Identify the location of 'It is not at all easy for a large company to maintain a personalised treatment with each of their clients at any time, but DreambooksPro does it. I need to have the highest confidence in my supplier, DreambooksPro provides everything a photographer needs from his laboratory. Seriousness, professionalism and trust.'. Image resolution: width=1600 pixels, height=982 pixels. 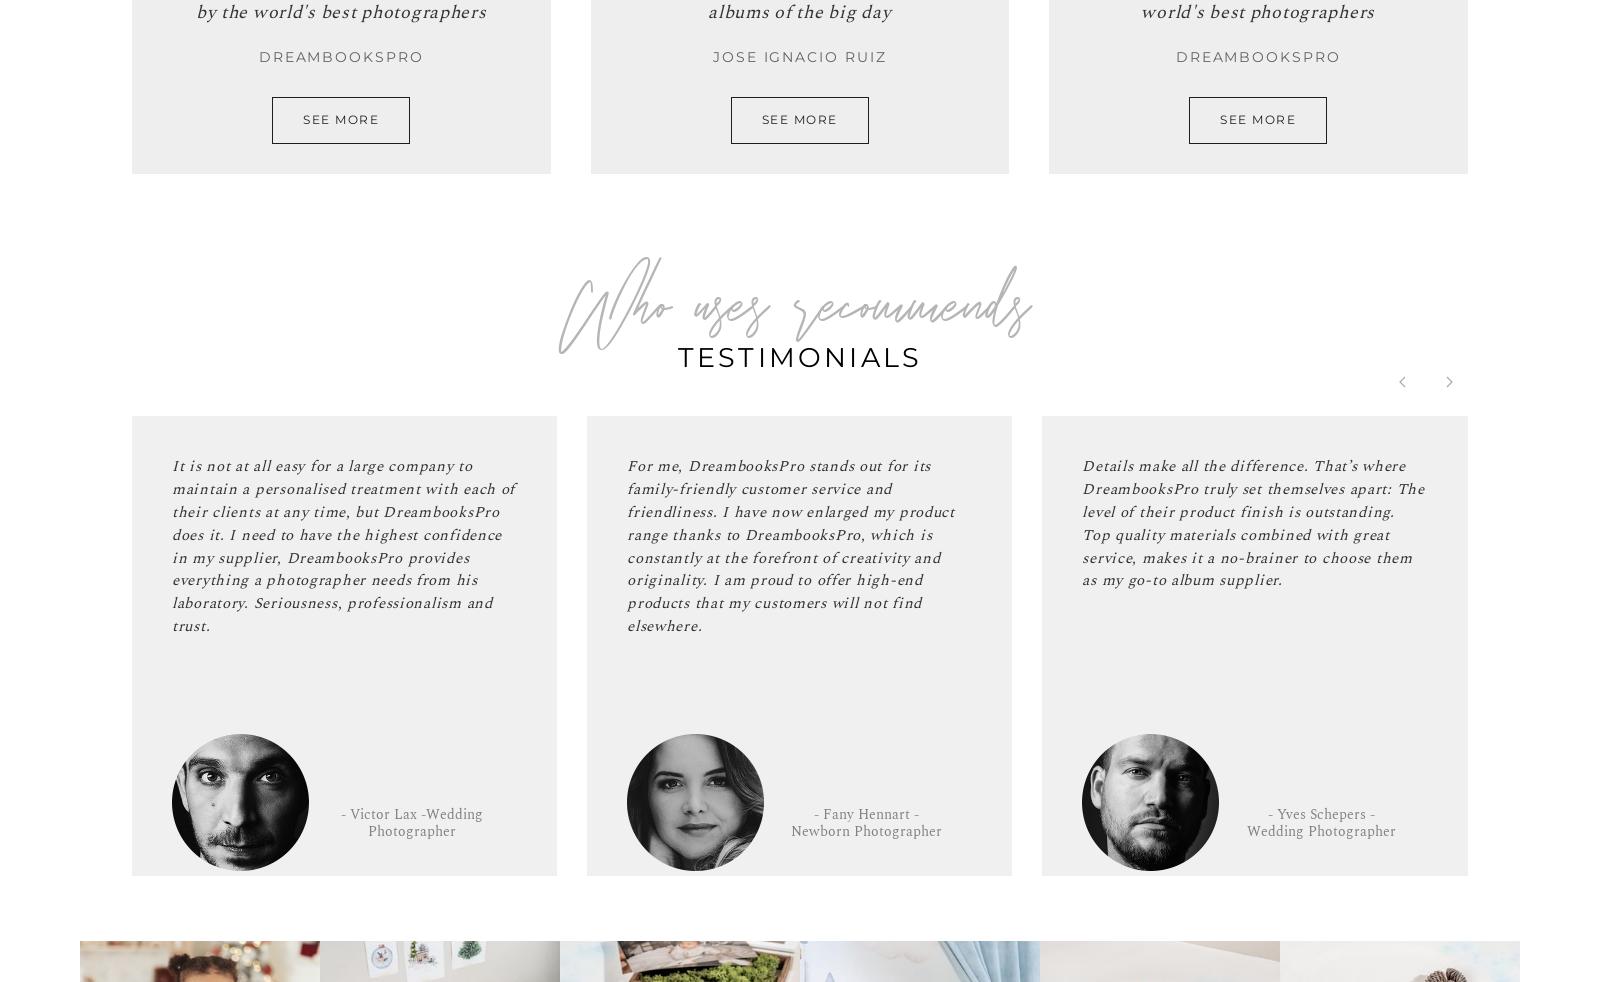
(343, 545).